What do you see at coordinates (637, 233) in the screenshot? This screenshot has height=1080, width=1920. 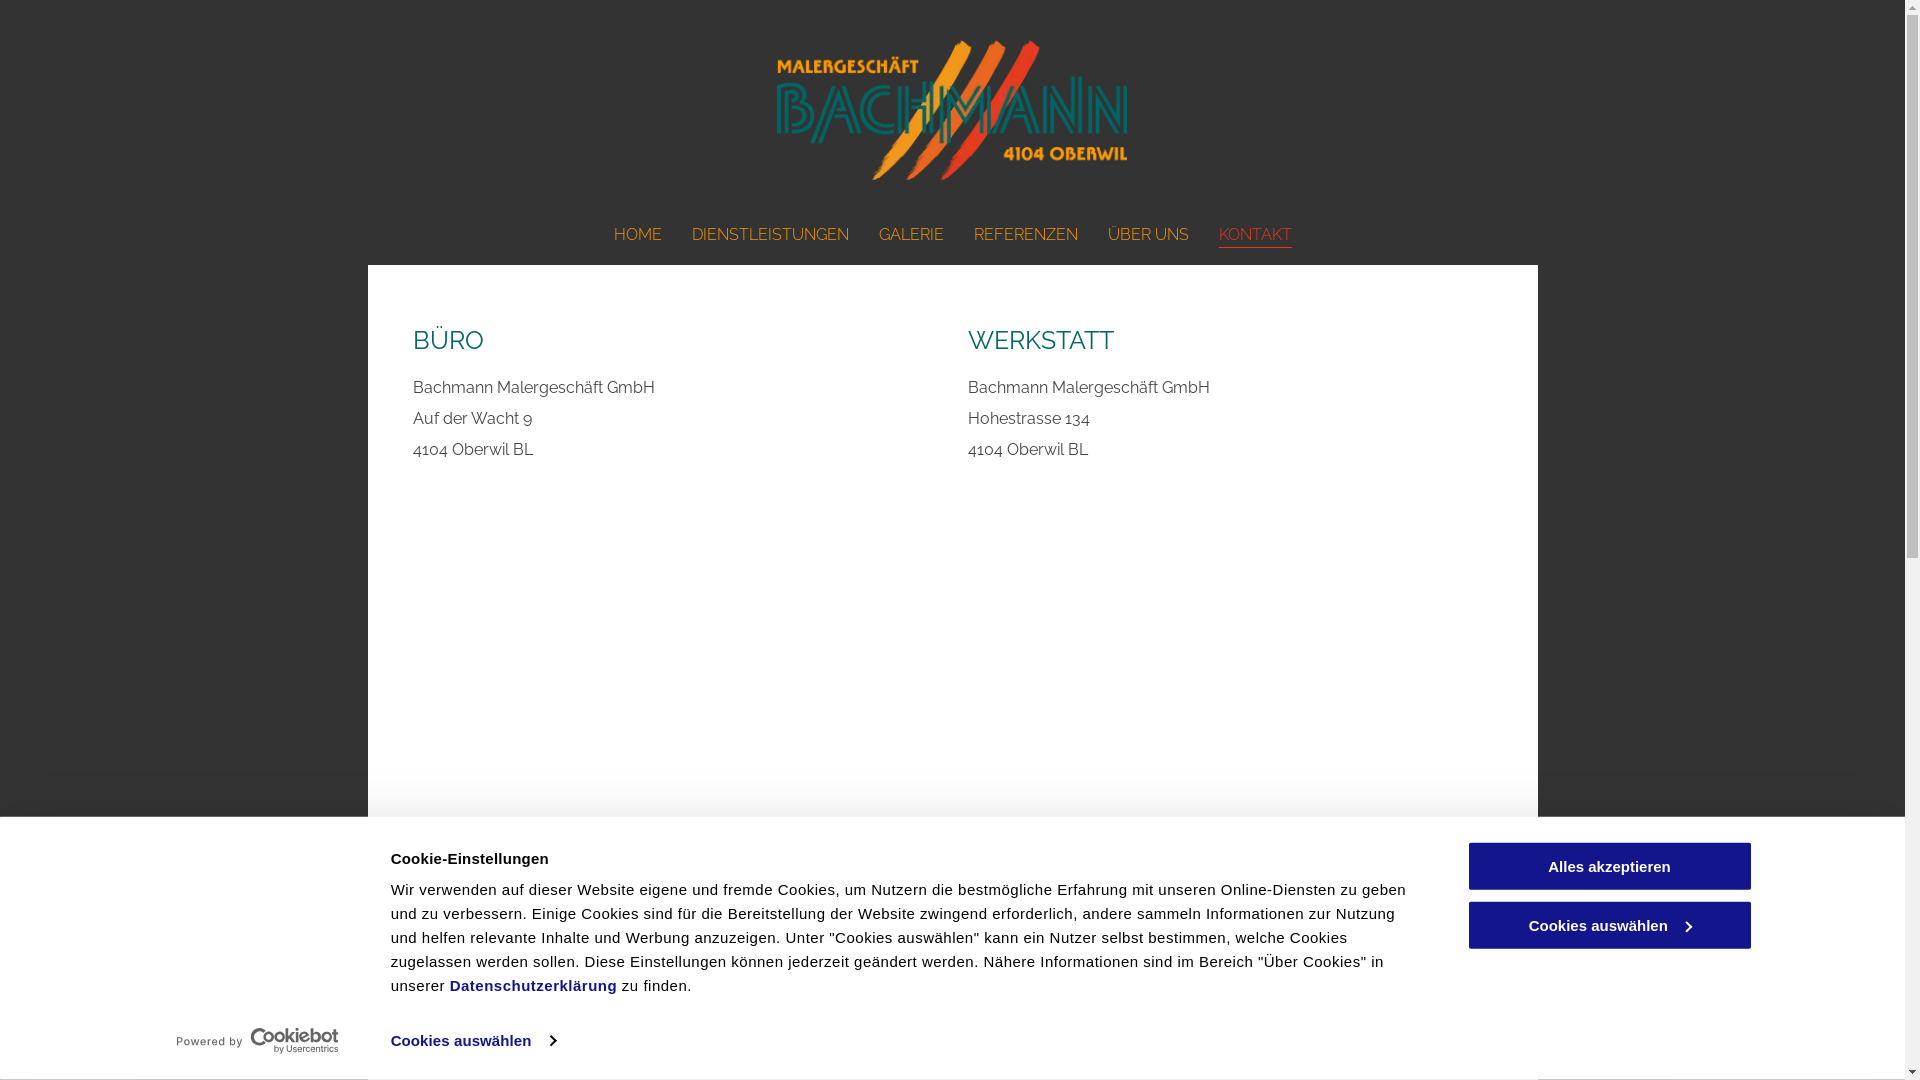 I see `'HOME'` at bounding box center [637, 233].